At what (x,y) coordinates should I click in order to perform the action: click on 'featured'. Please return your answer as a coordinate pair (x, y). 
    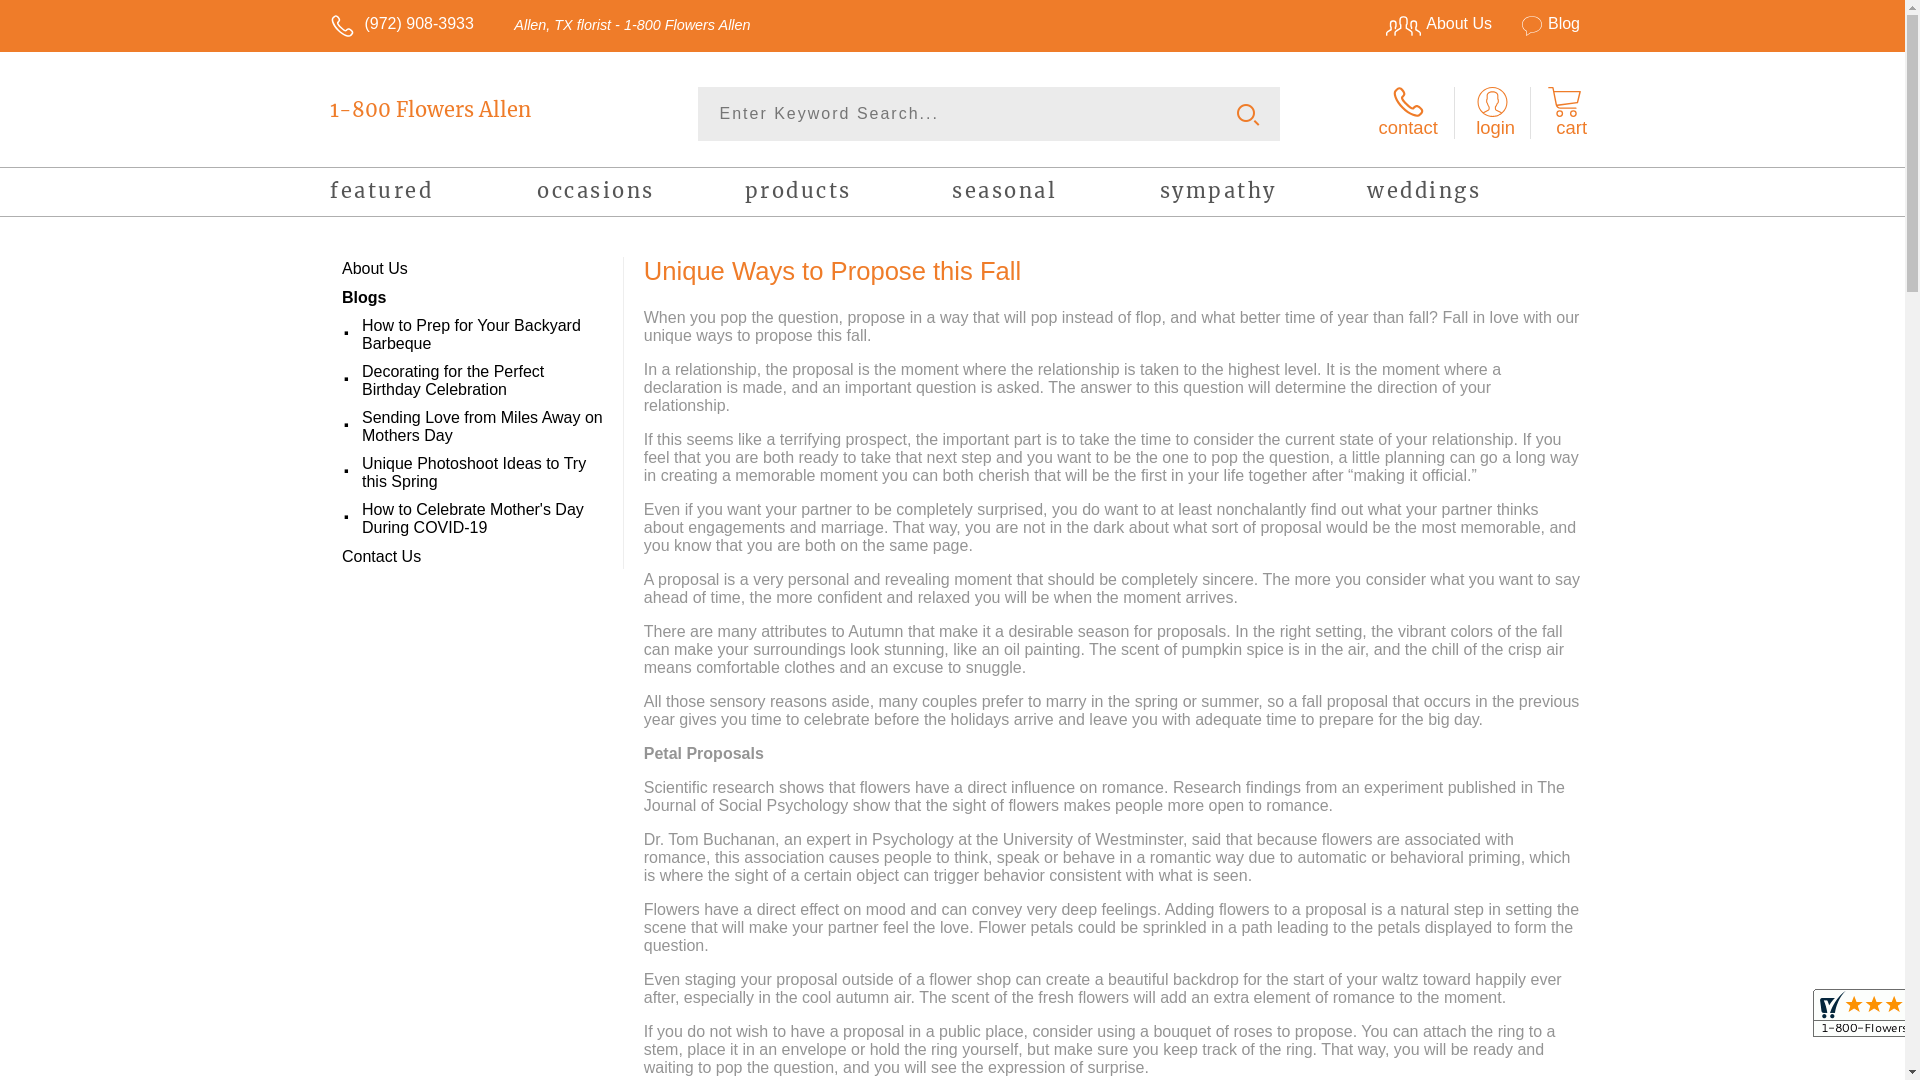
    Looking at the image, I should click on (432, 194).